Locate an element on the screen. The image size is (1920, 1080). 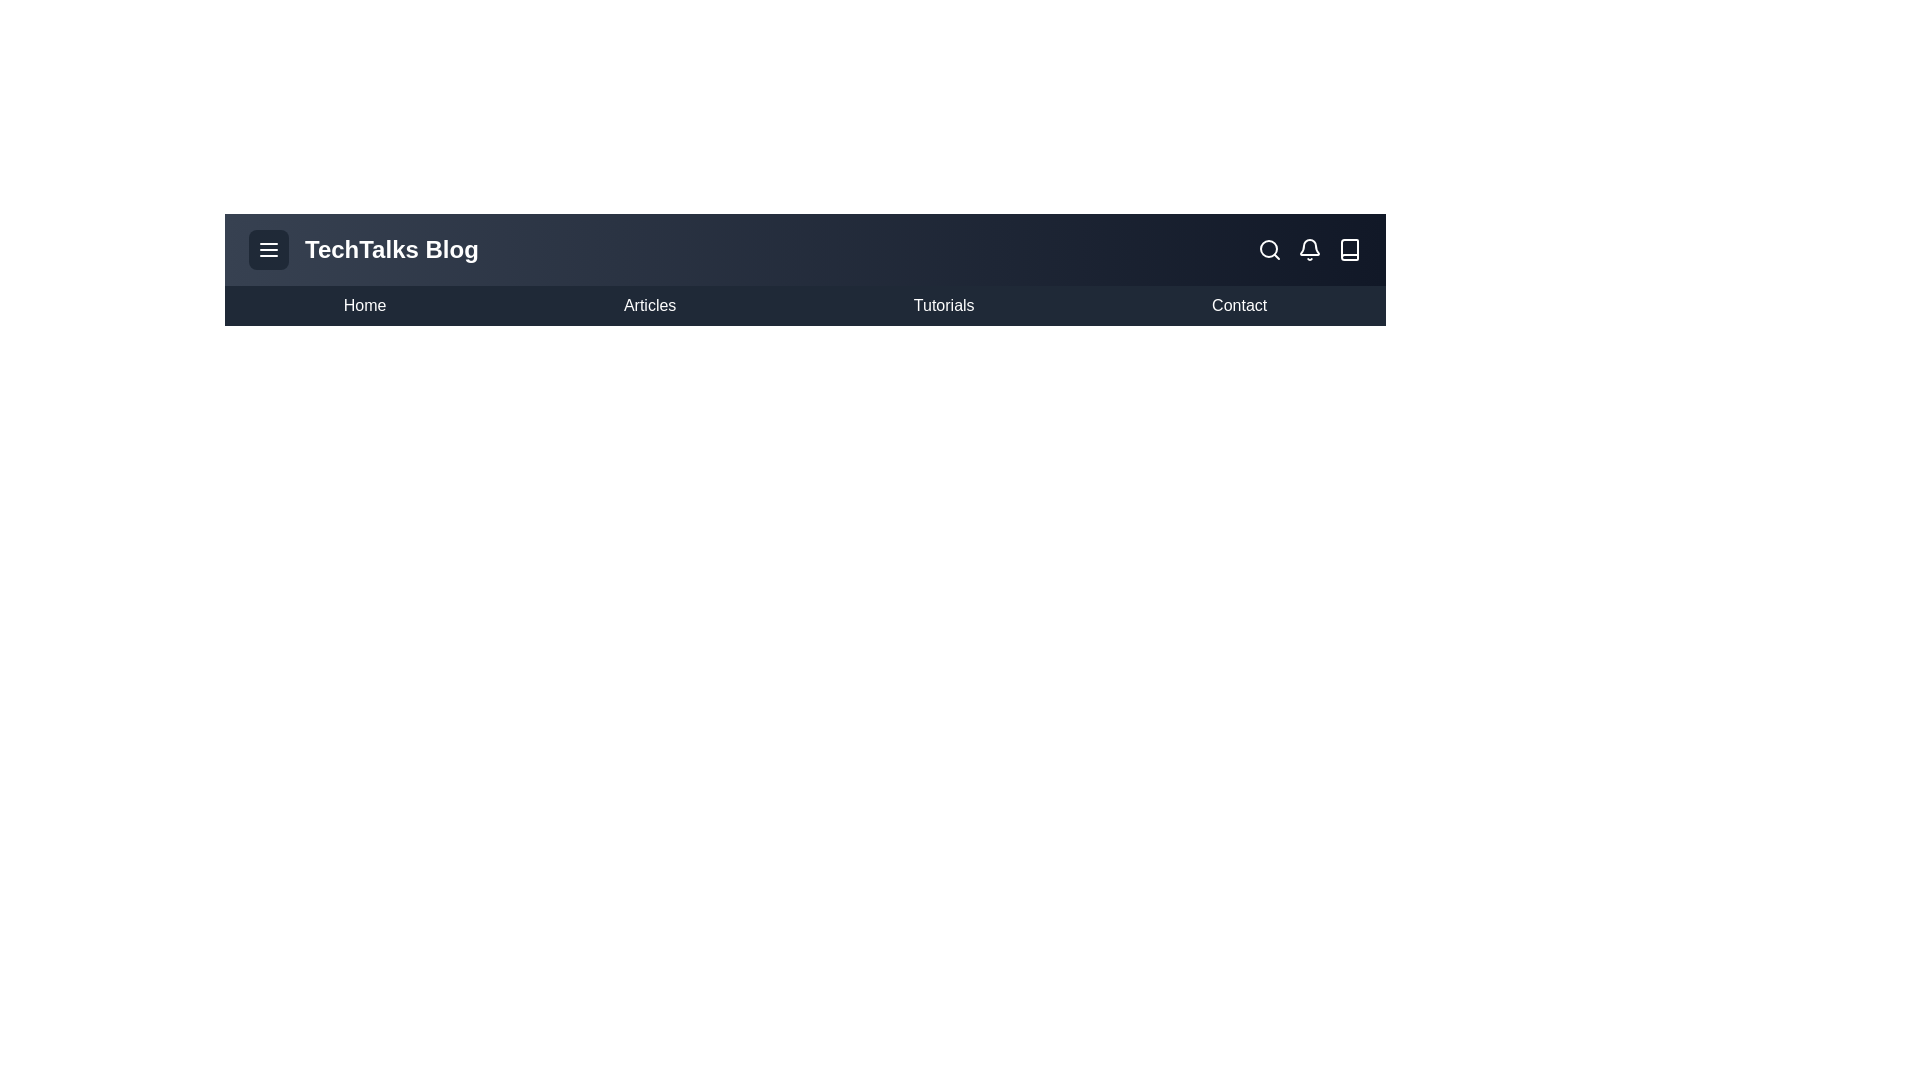
the notification icon to view notifications is located at coordinates (1310, 249).